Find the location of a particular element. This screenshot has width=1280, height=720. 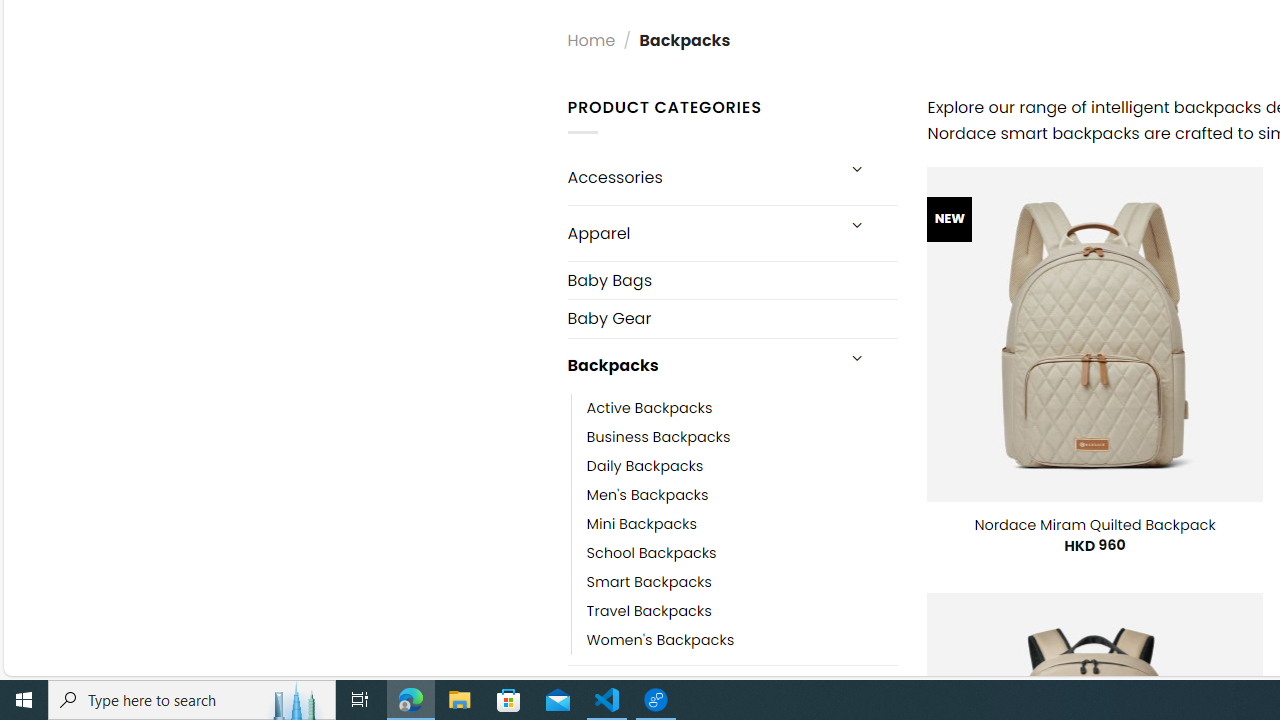

'Baby Bags' is located at coordinates (731, 280).